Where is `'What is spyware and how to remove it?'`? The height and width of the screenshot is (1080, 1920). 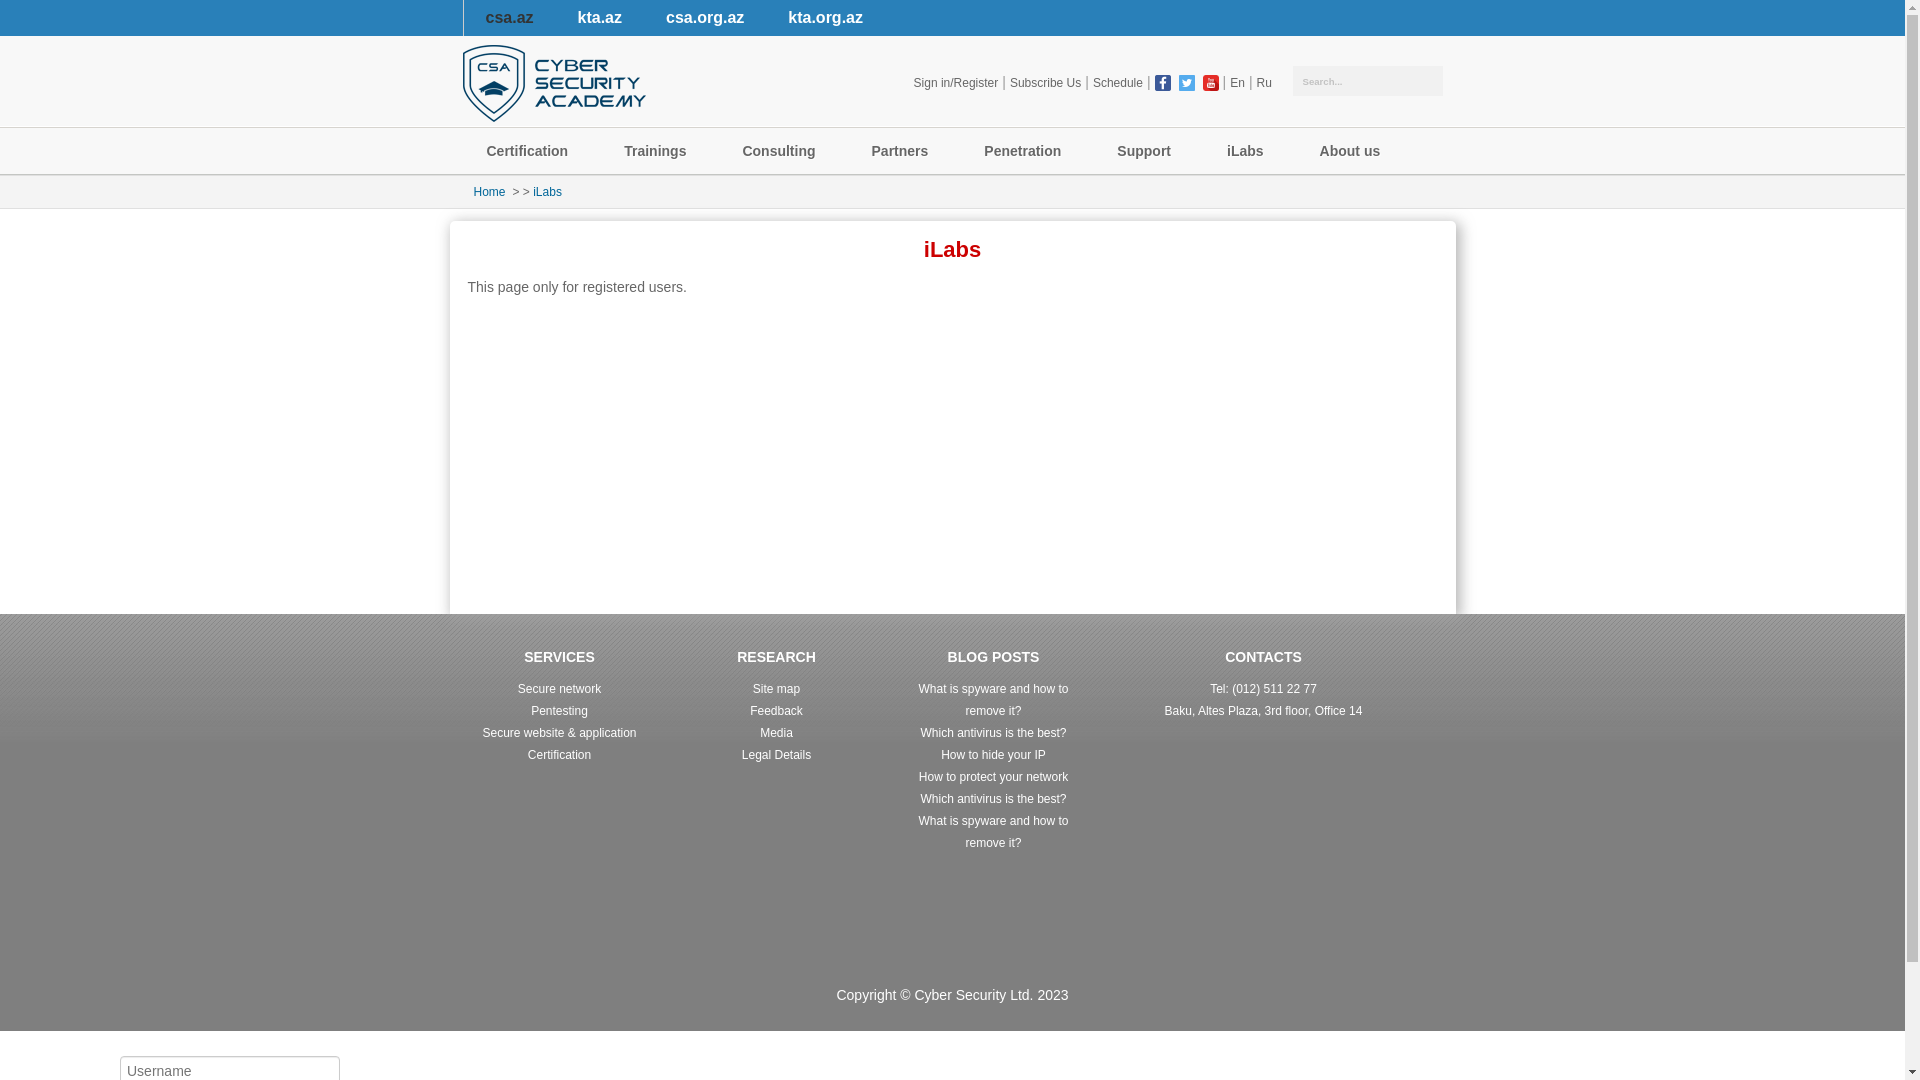
'What is spyware and how to remove it?' is located at coordinates (993, 832).